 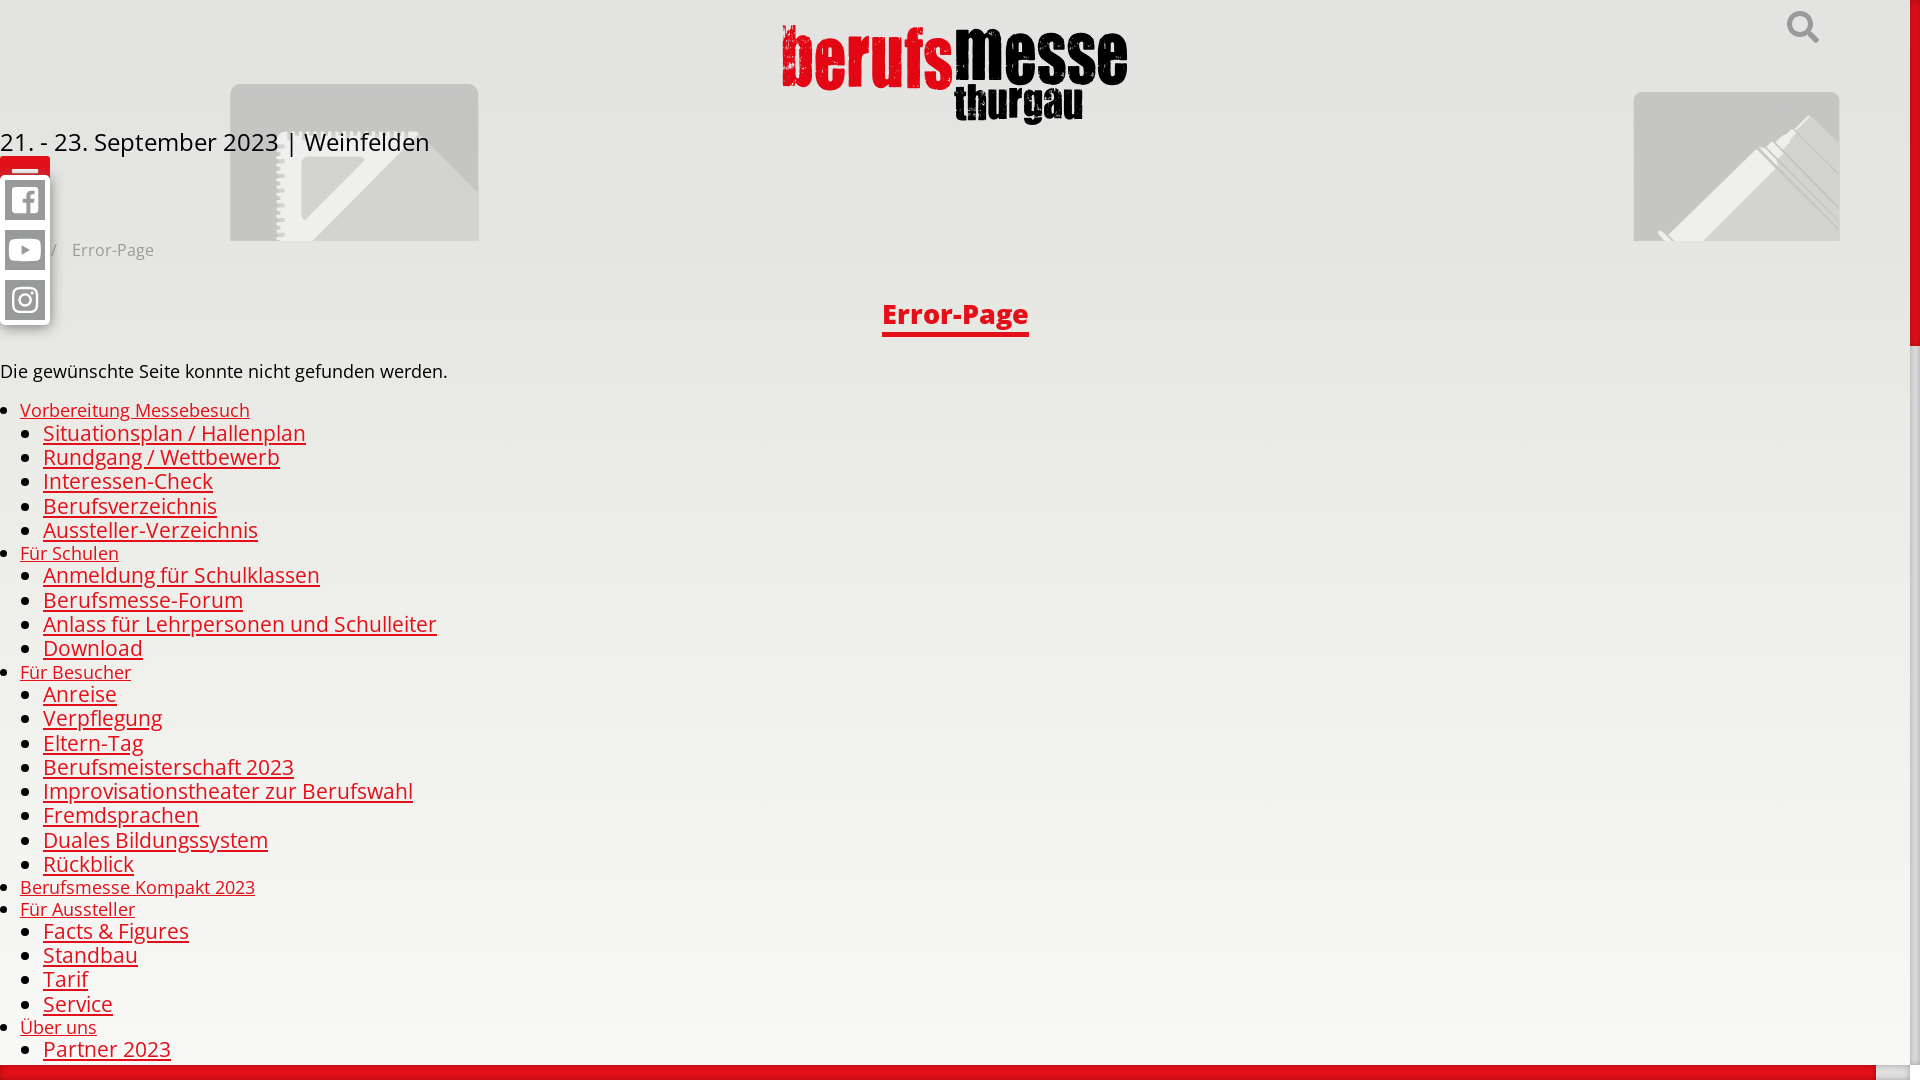 I want to click on 'Verpflegung', so click(x=101, y=716).